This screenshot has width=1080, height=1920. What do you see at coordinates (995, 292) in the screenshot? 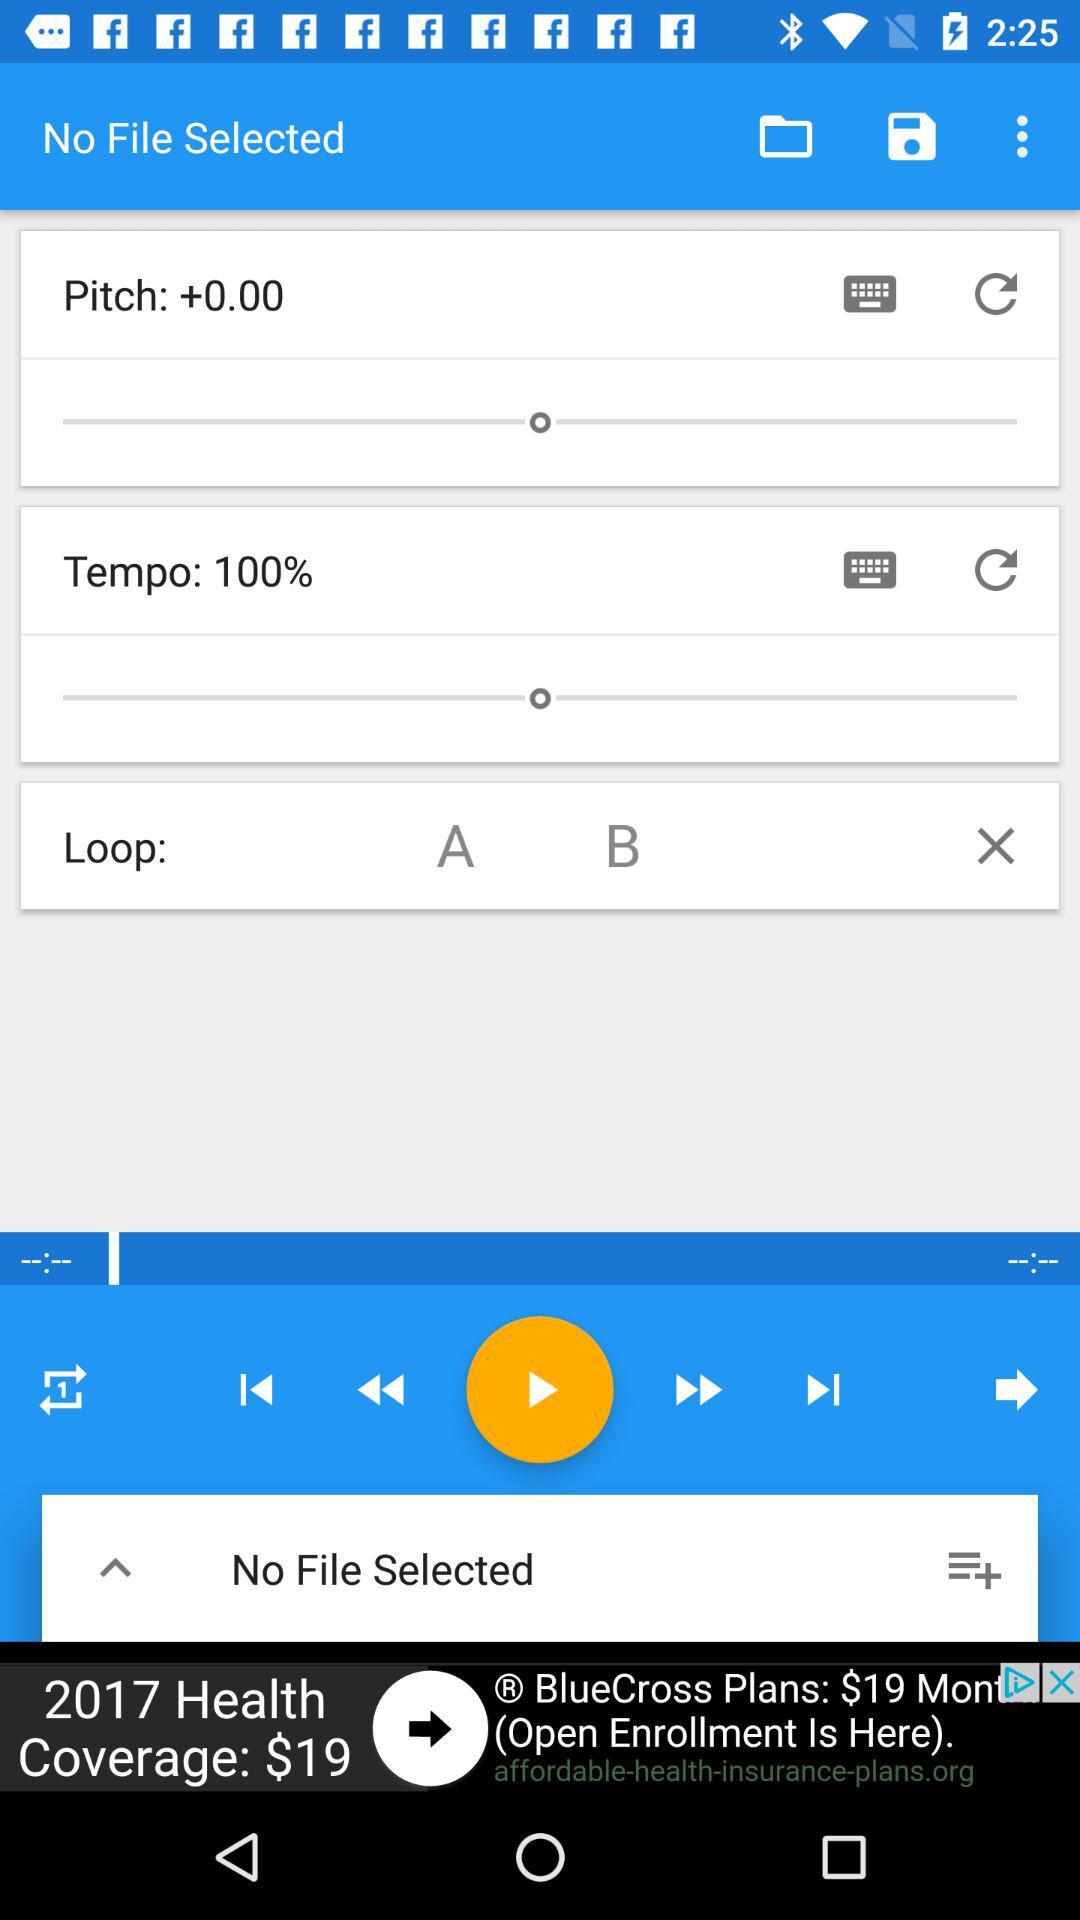
I see `reset pitch` at bounding box center [995, 292].